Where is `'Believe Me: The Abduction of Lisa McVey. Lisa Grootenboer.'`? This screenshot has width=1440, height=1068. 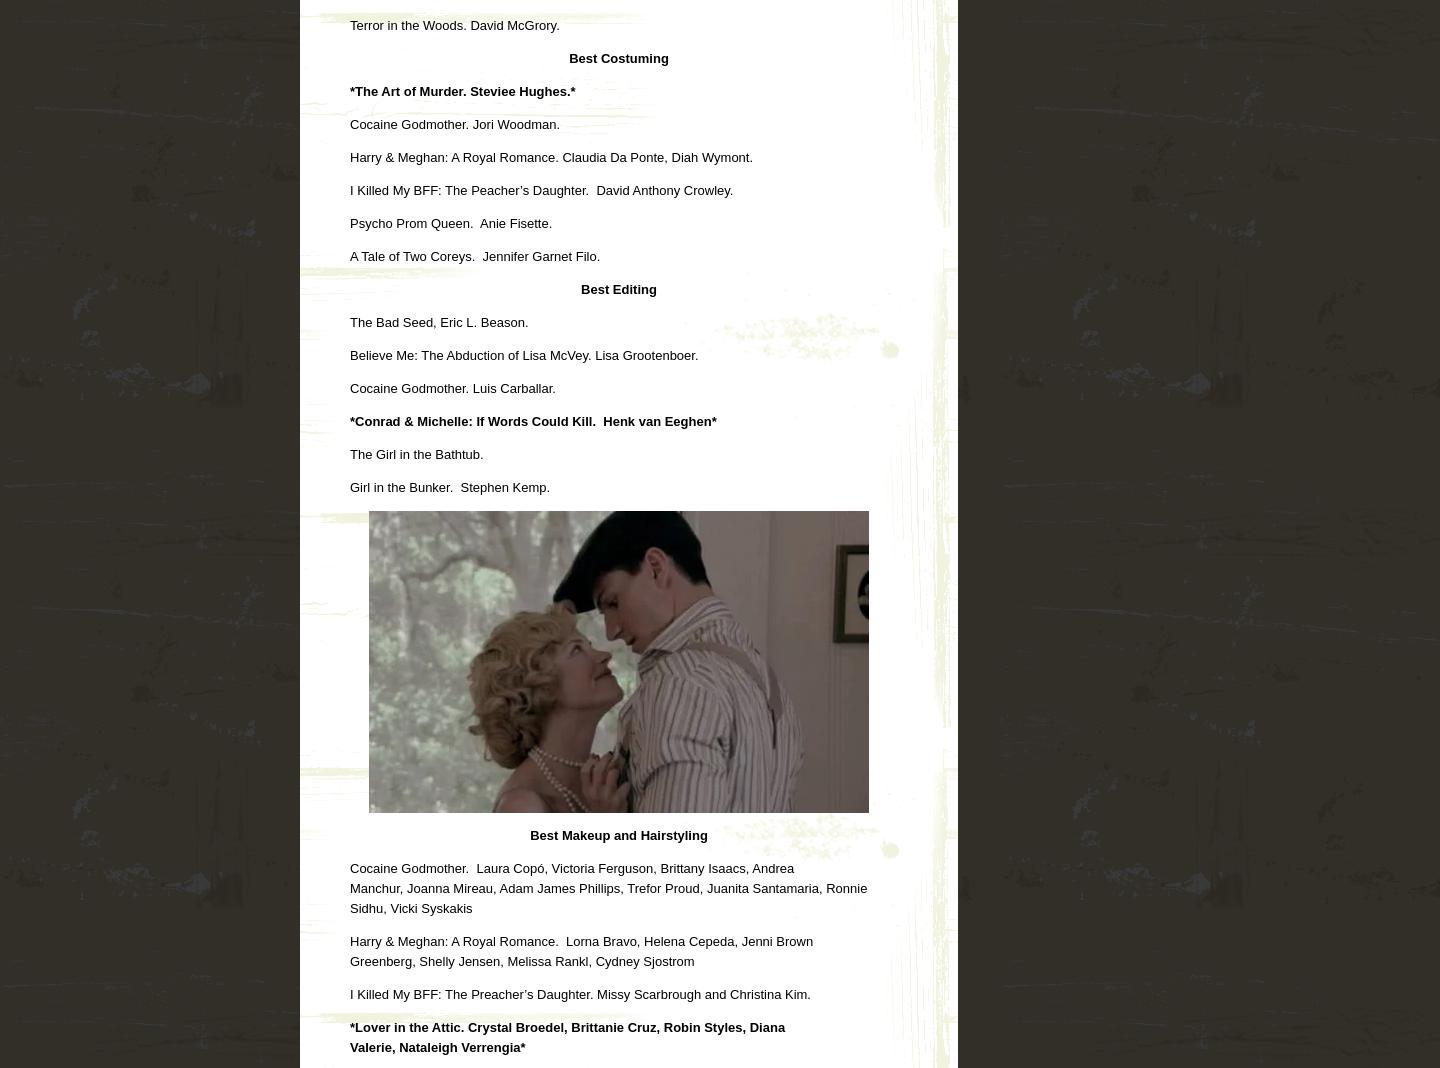
'Believe Me: The Abduction of Lisa McVey. Lisa Grootenboer.' is located at coordinates (523, 353).